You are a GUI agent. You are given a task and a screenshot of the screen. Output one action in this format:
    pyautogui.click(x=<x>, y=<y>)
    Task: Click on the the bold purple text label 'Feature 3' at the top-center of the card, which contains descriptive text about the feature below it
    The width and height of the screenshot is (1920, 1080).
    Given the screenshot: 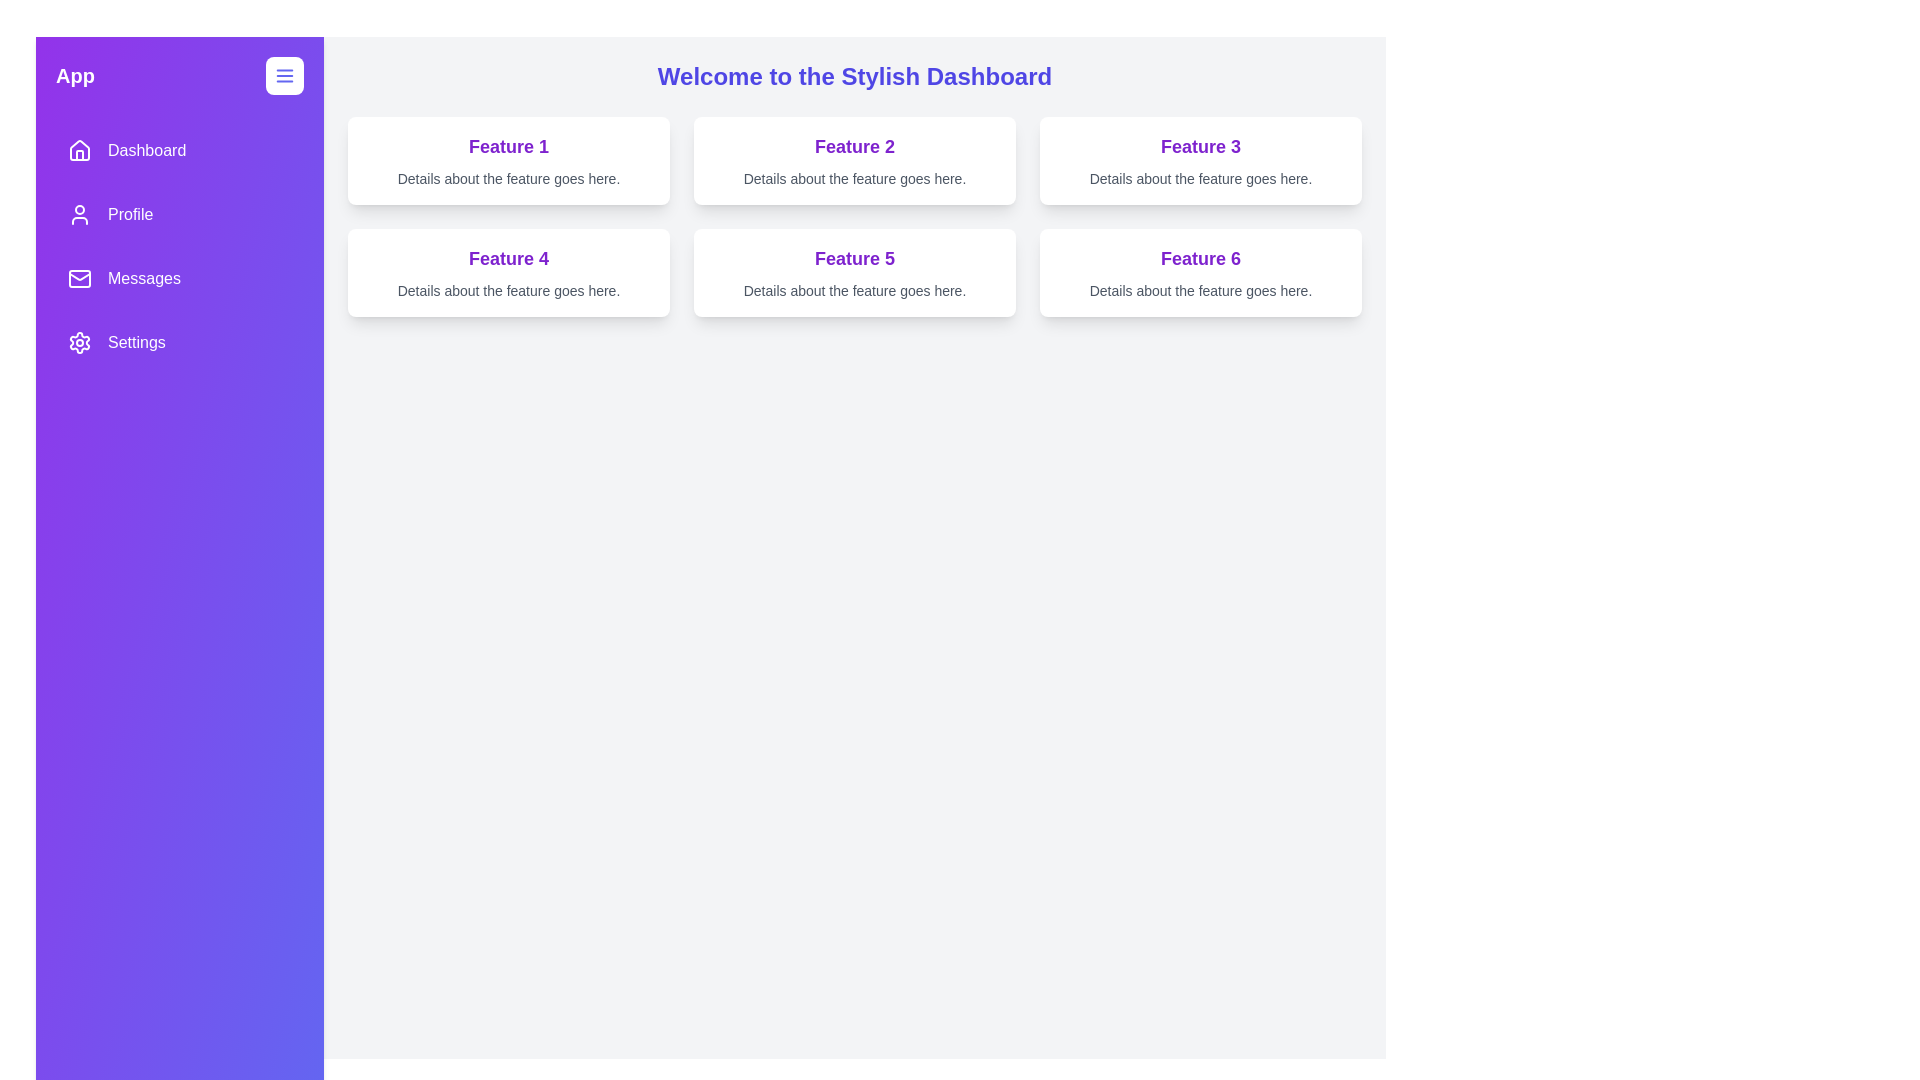 What is the action you would take?
    pyautogui.click(x=1200, y=145)
    